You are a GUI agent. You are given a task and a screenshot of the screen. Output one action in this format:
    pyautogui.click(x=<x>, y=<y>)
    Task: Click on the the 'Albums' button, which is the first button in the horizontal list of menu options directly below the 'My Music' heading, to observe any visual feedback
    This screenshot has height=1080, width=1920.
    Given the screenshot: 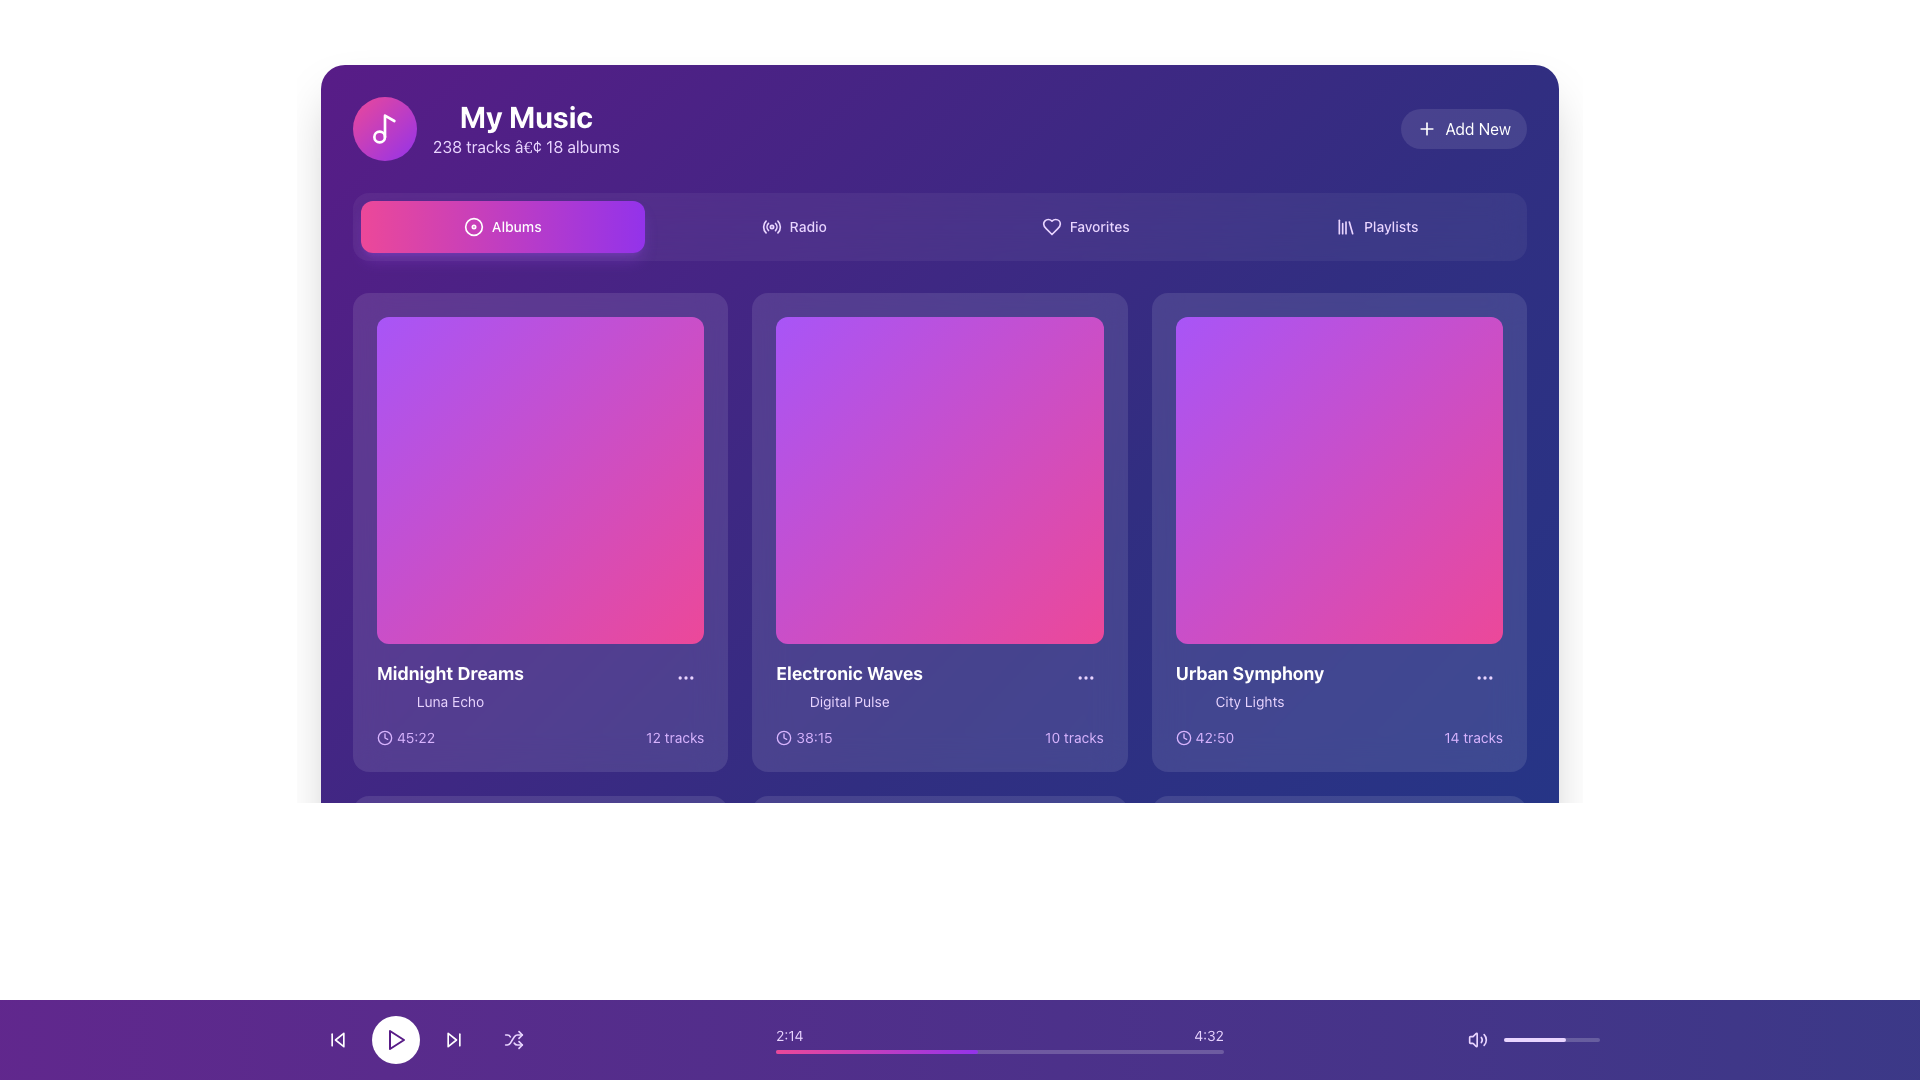 What is the action you would take?
    pyautogui.click(x=502, y=226)
    